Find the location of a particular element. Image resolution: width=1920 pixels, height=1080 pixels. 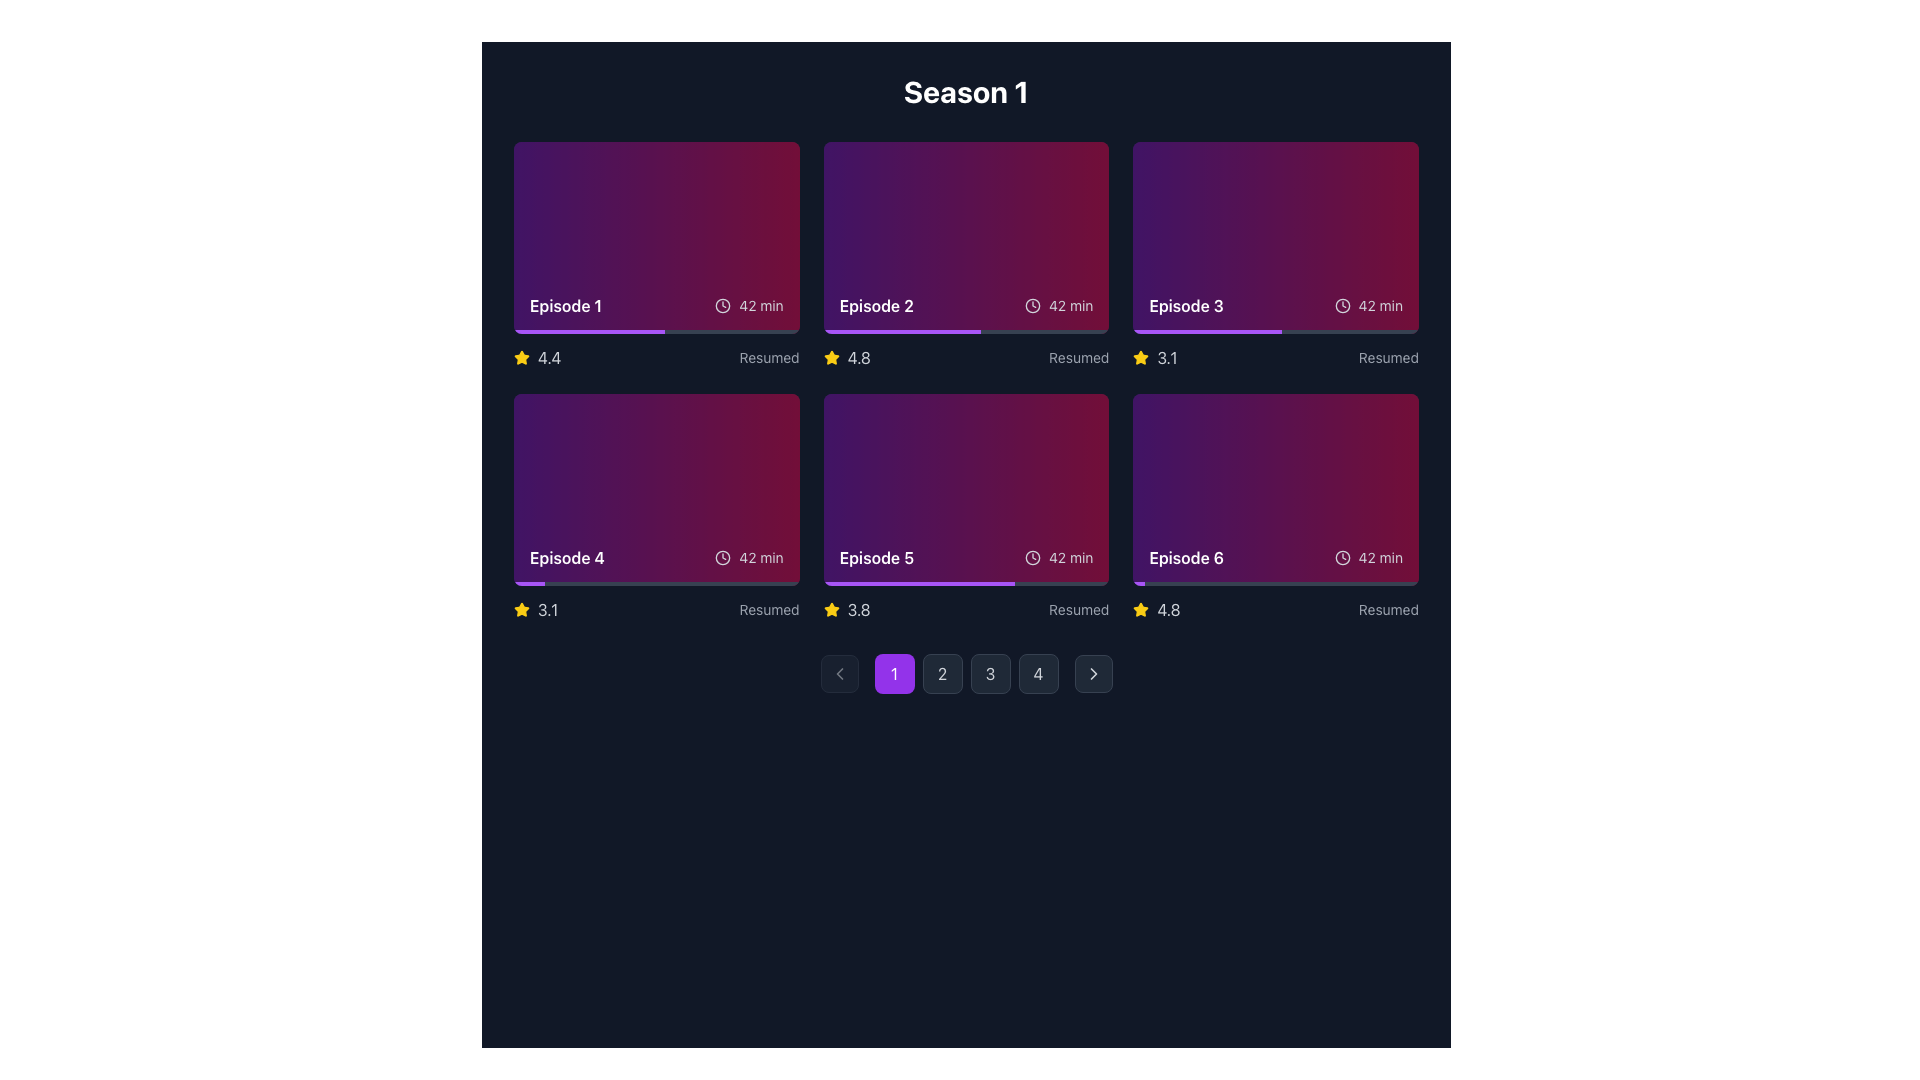

text content of the label indicating the viewing status of the episode, located in the bottom-right corner of the Episode 3 card in the third column of the first row is located at coordinates (1387, 357).